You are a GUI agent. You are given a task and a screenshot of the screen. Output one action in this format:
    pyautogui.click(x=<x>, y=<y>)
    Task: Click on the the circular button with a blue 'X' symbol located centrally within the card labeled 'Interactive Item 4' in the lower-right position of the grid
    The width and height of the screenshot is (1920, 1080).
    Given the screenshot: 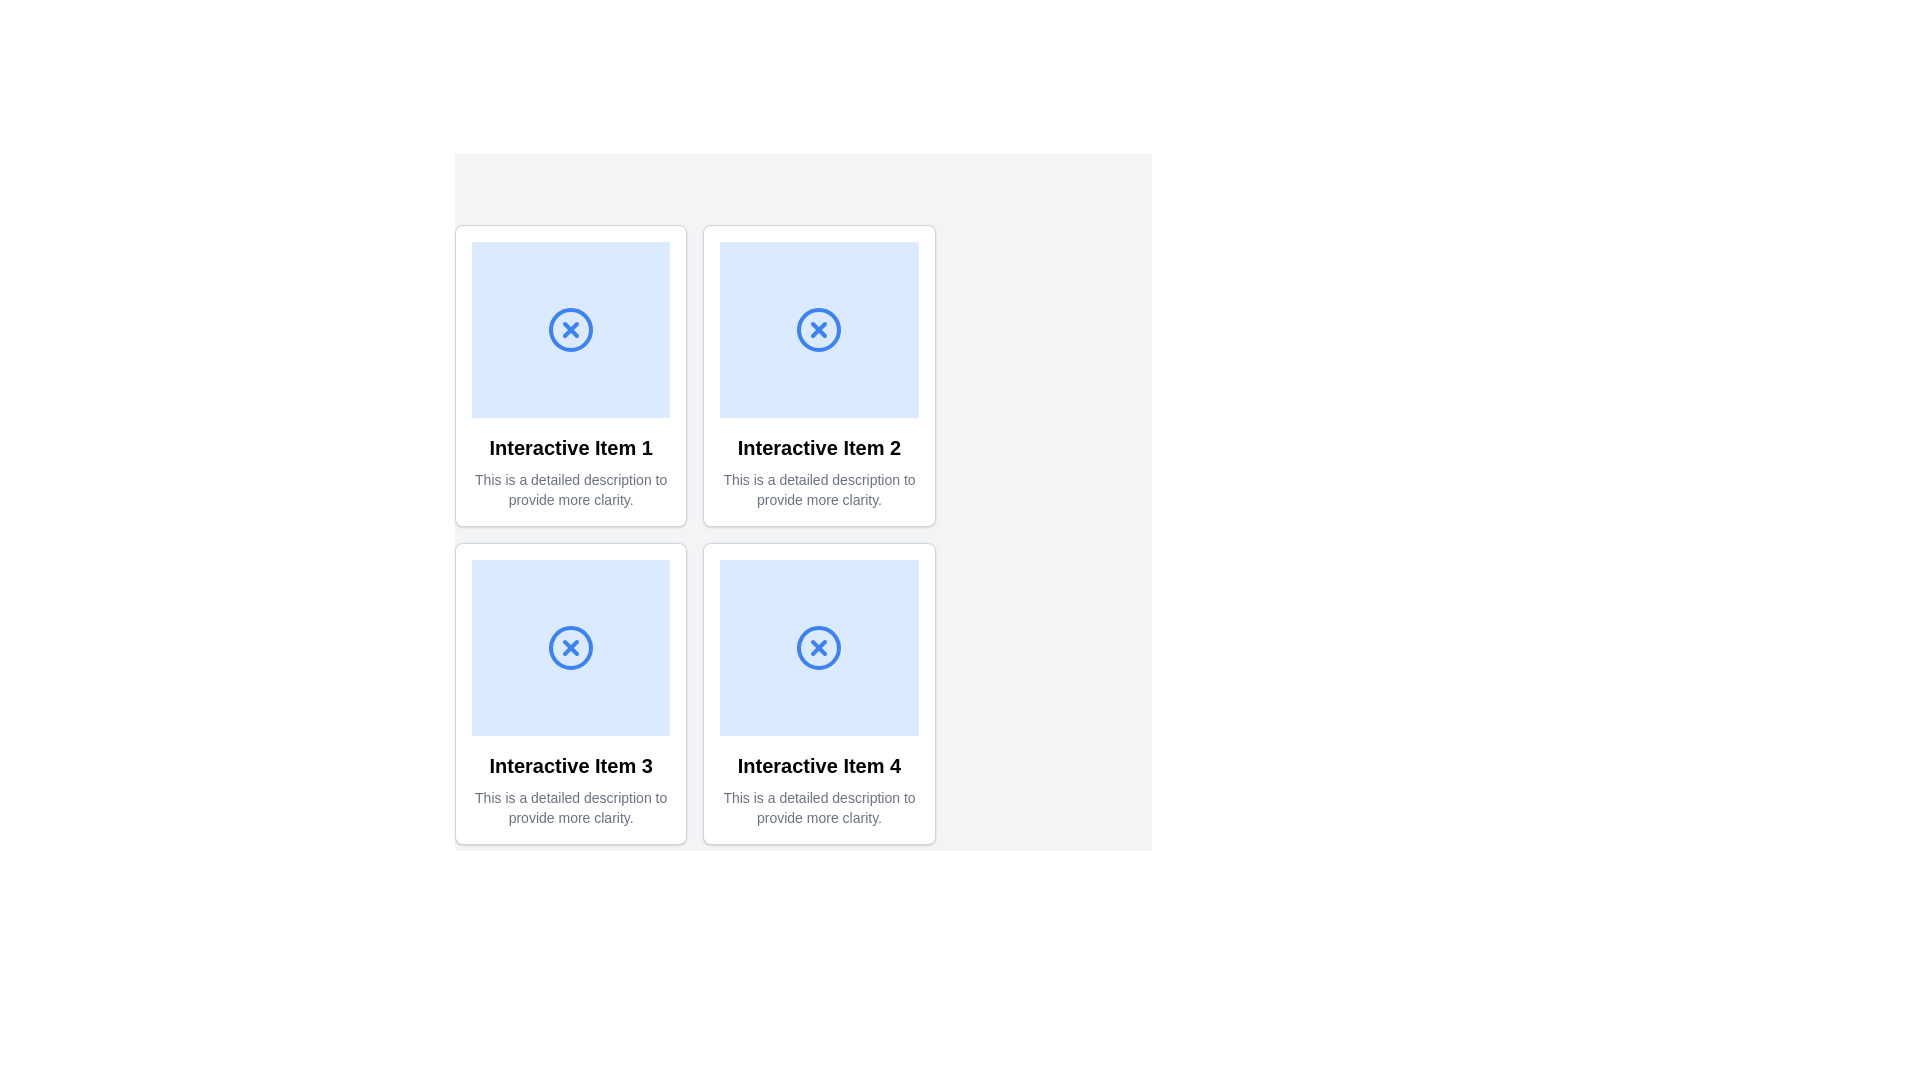 What is the action you would take?
    pyautogui.click(x=819, y=648)
    